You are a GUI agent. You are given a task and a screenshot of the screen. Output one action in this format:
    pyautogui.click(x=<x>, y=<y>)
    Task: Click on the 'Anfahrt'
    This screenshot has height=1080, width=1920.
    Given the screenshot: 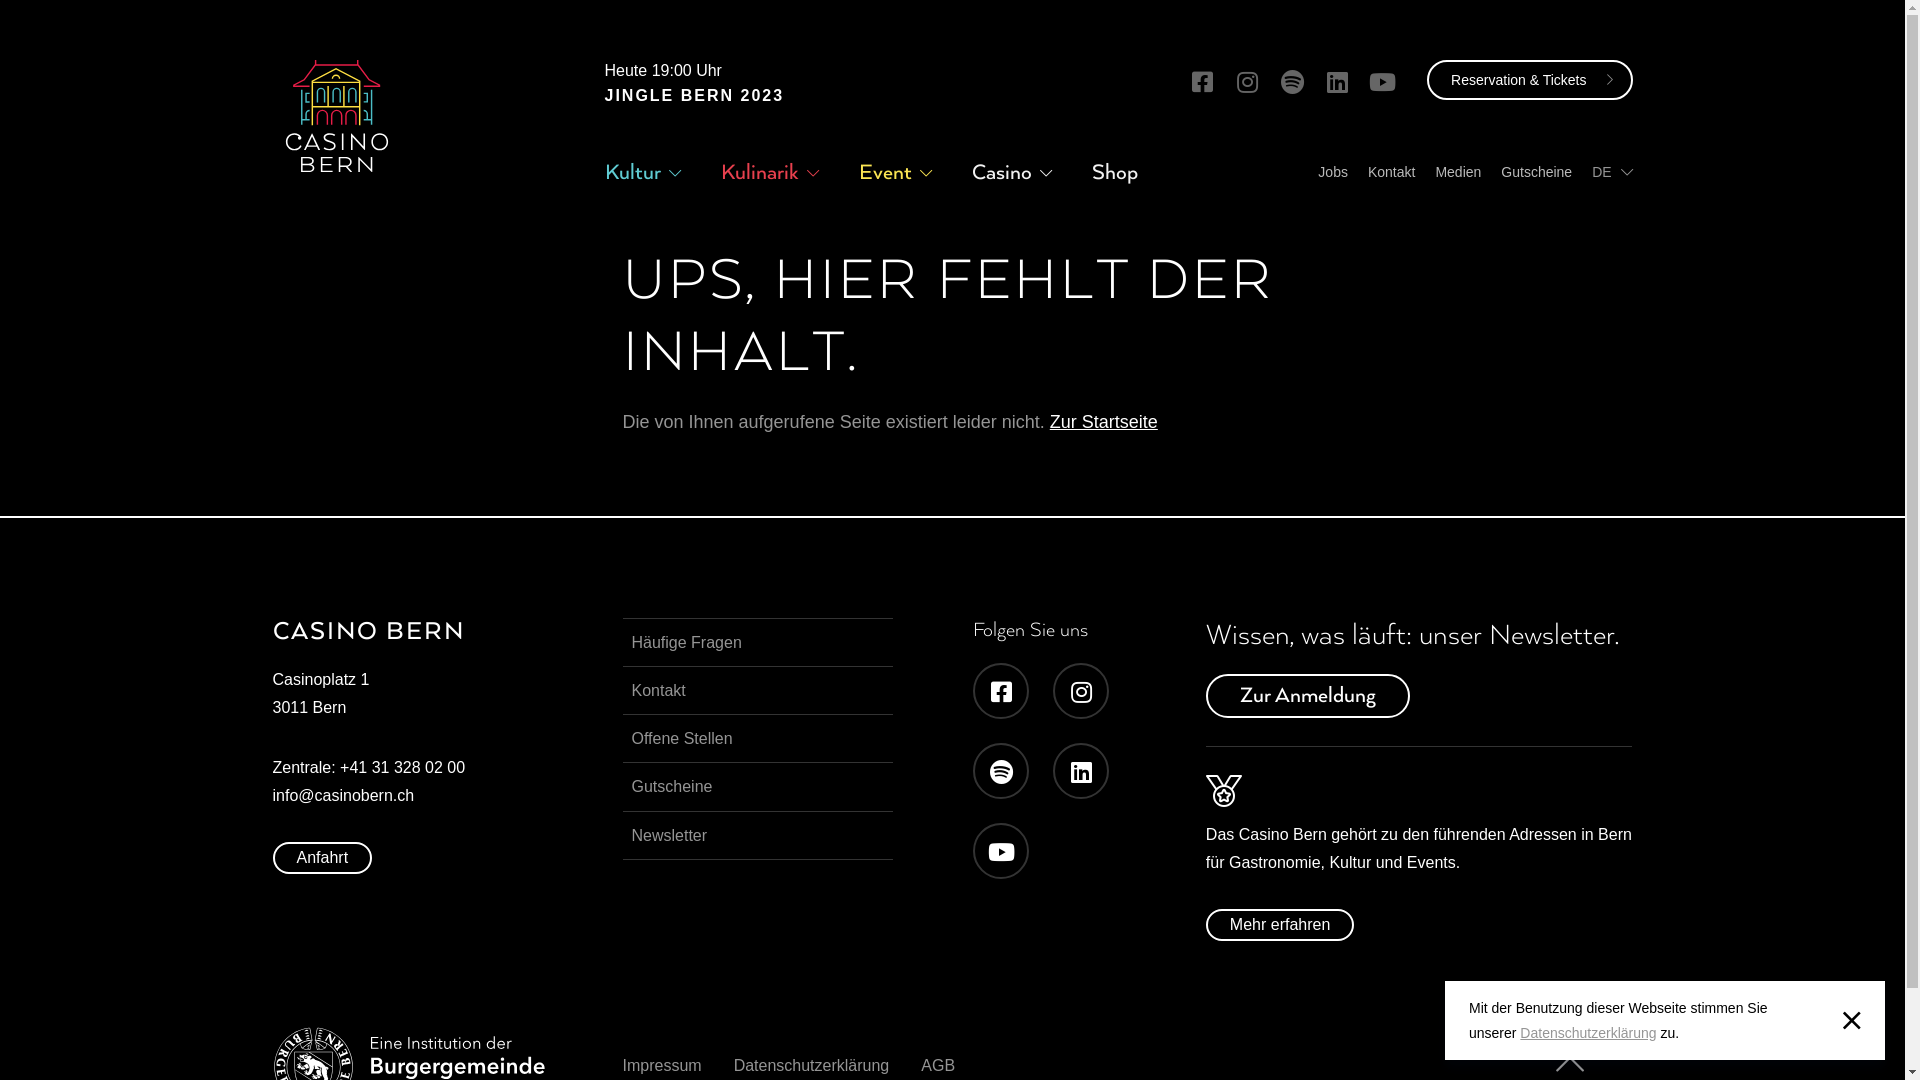 What is the action you would take?
    pyautogui.click(x=271, y=856)
    